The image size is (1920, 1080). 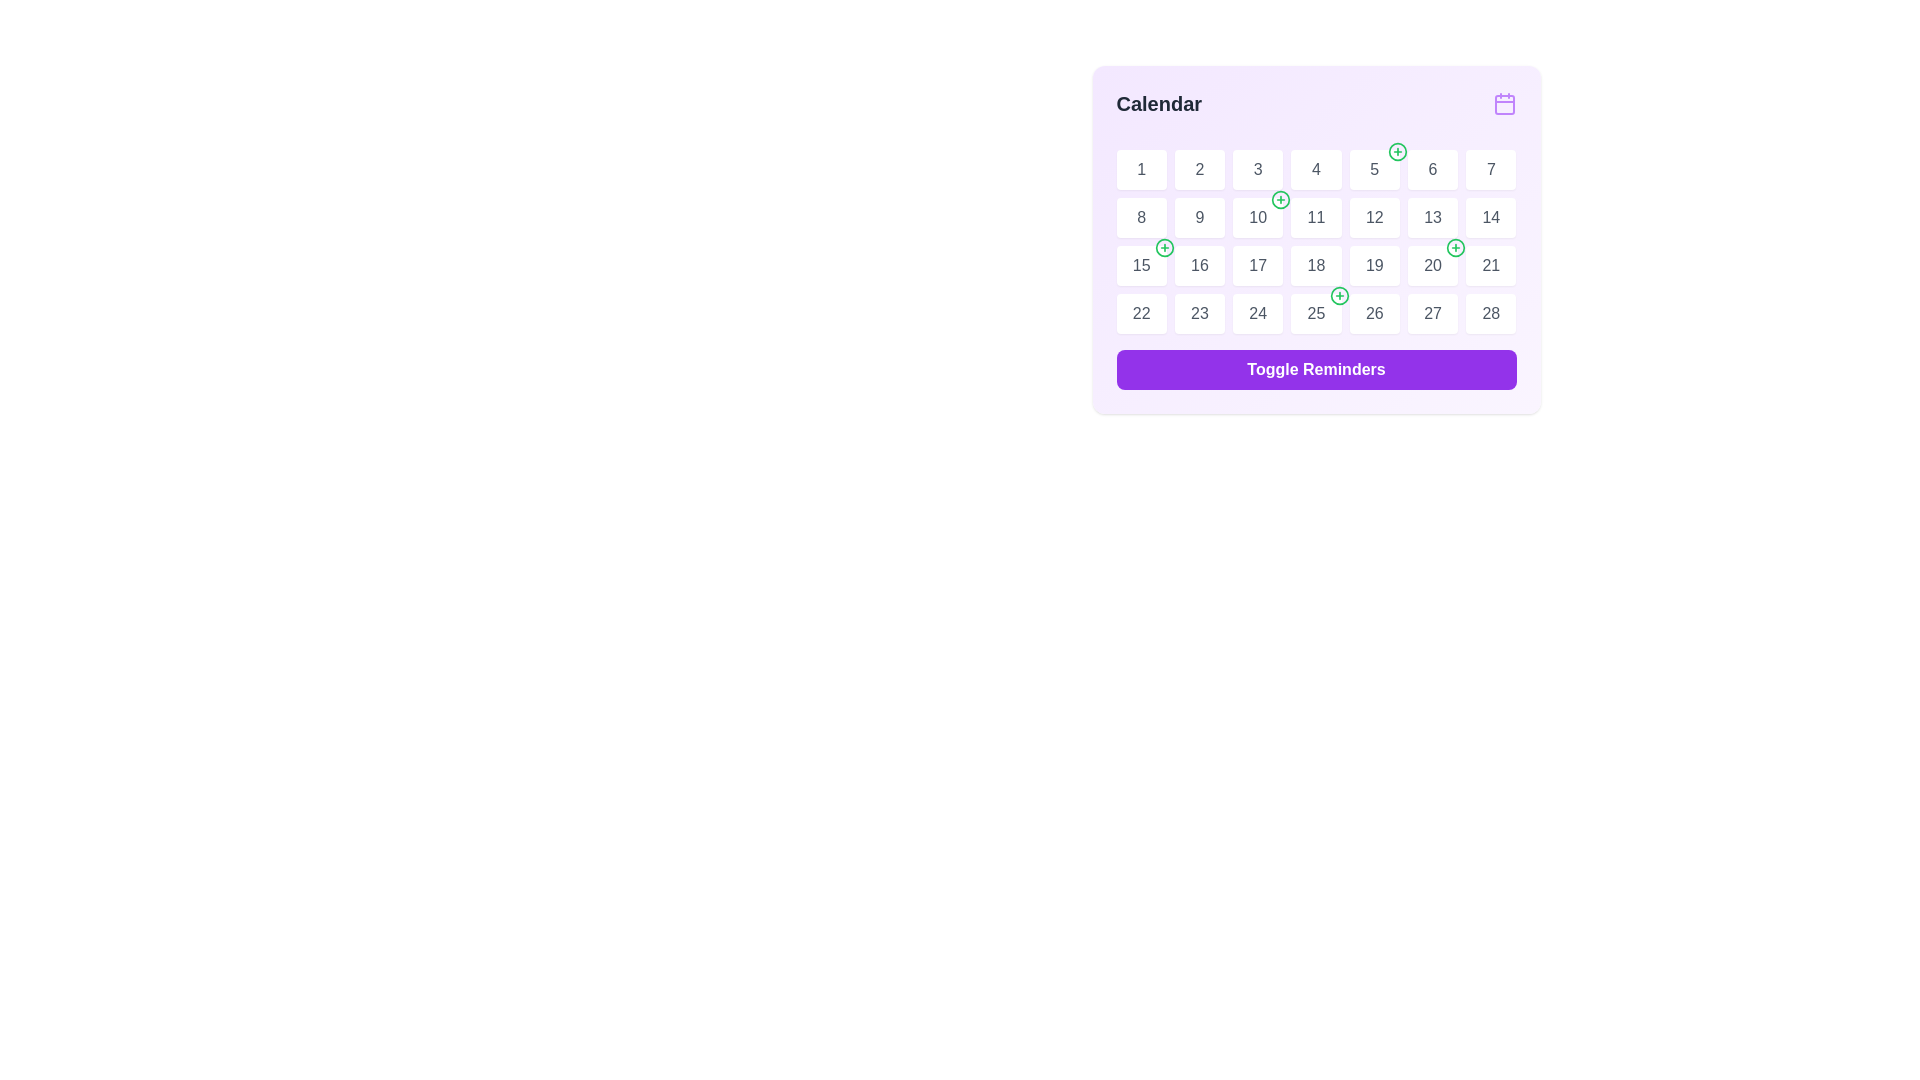 What do you see at coordinates (1373, 313) in the screenshot?
I see `the Text label representing the date '26' in the calendar interface, located in the last row and fifth column of the grid` at bounding box center [1373, 313].